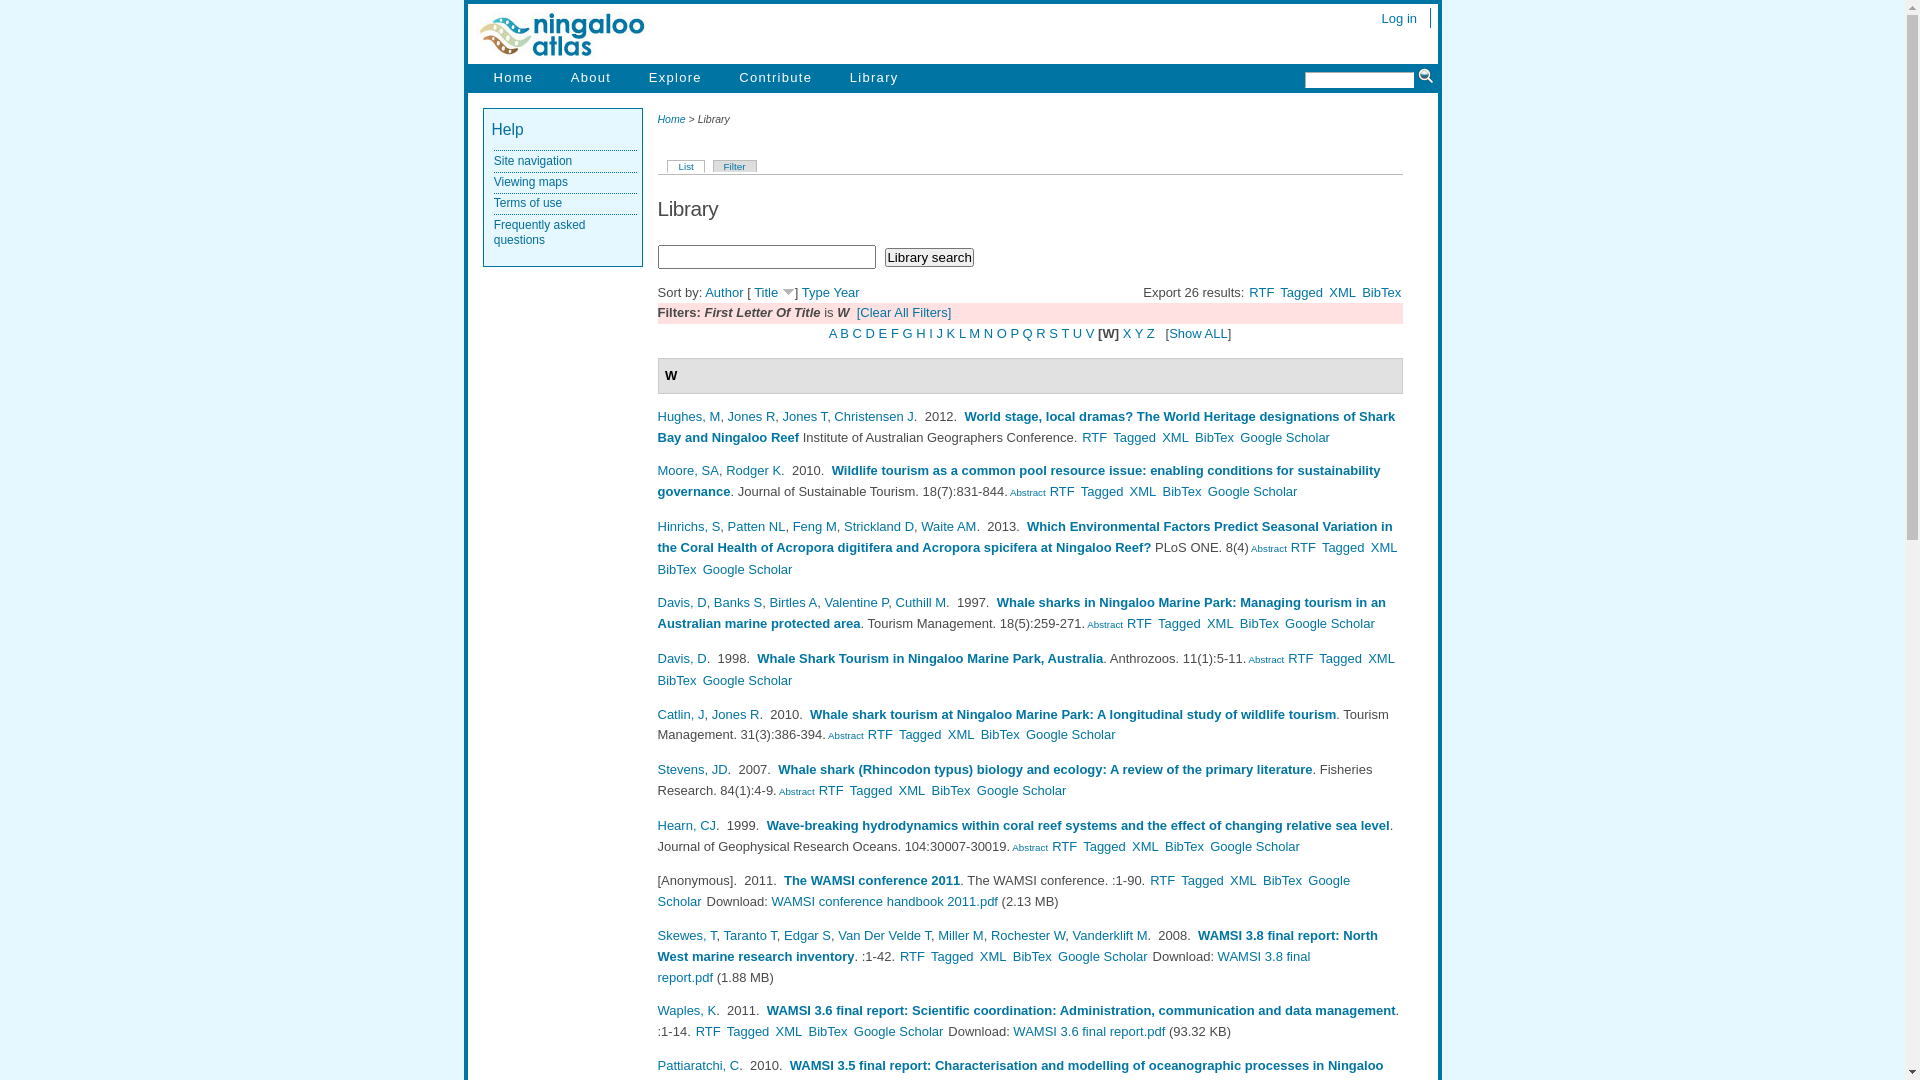  What do you see at coordinates (713, 164) in the screenshot?
I see `'Filter'` at bounding box center [713, 164].